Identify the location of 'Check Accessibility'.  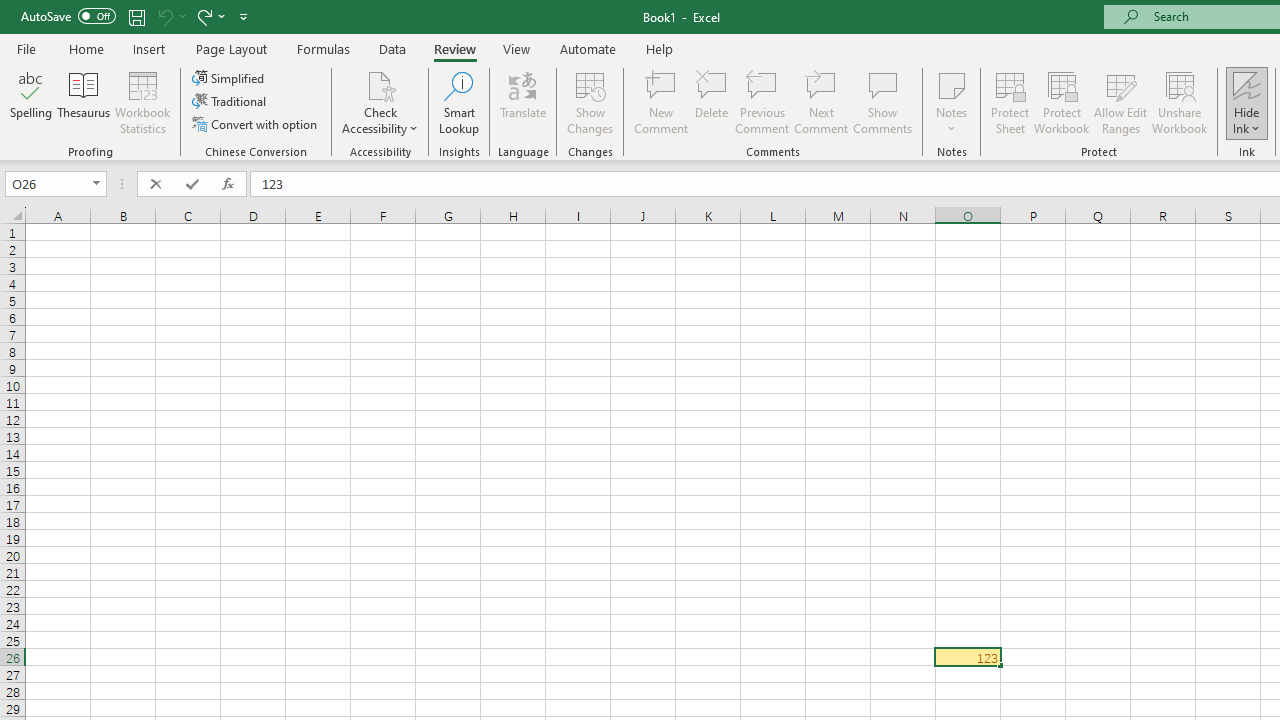
(380, 84).